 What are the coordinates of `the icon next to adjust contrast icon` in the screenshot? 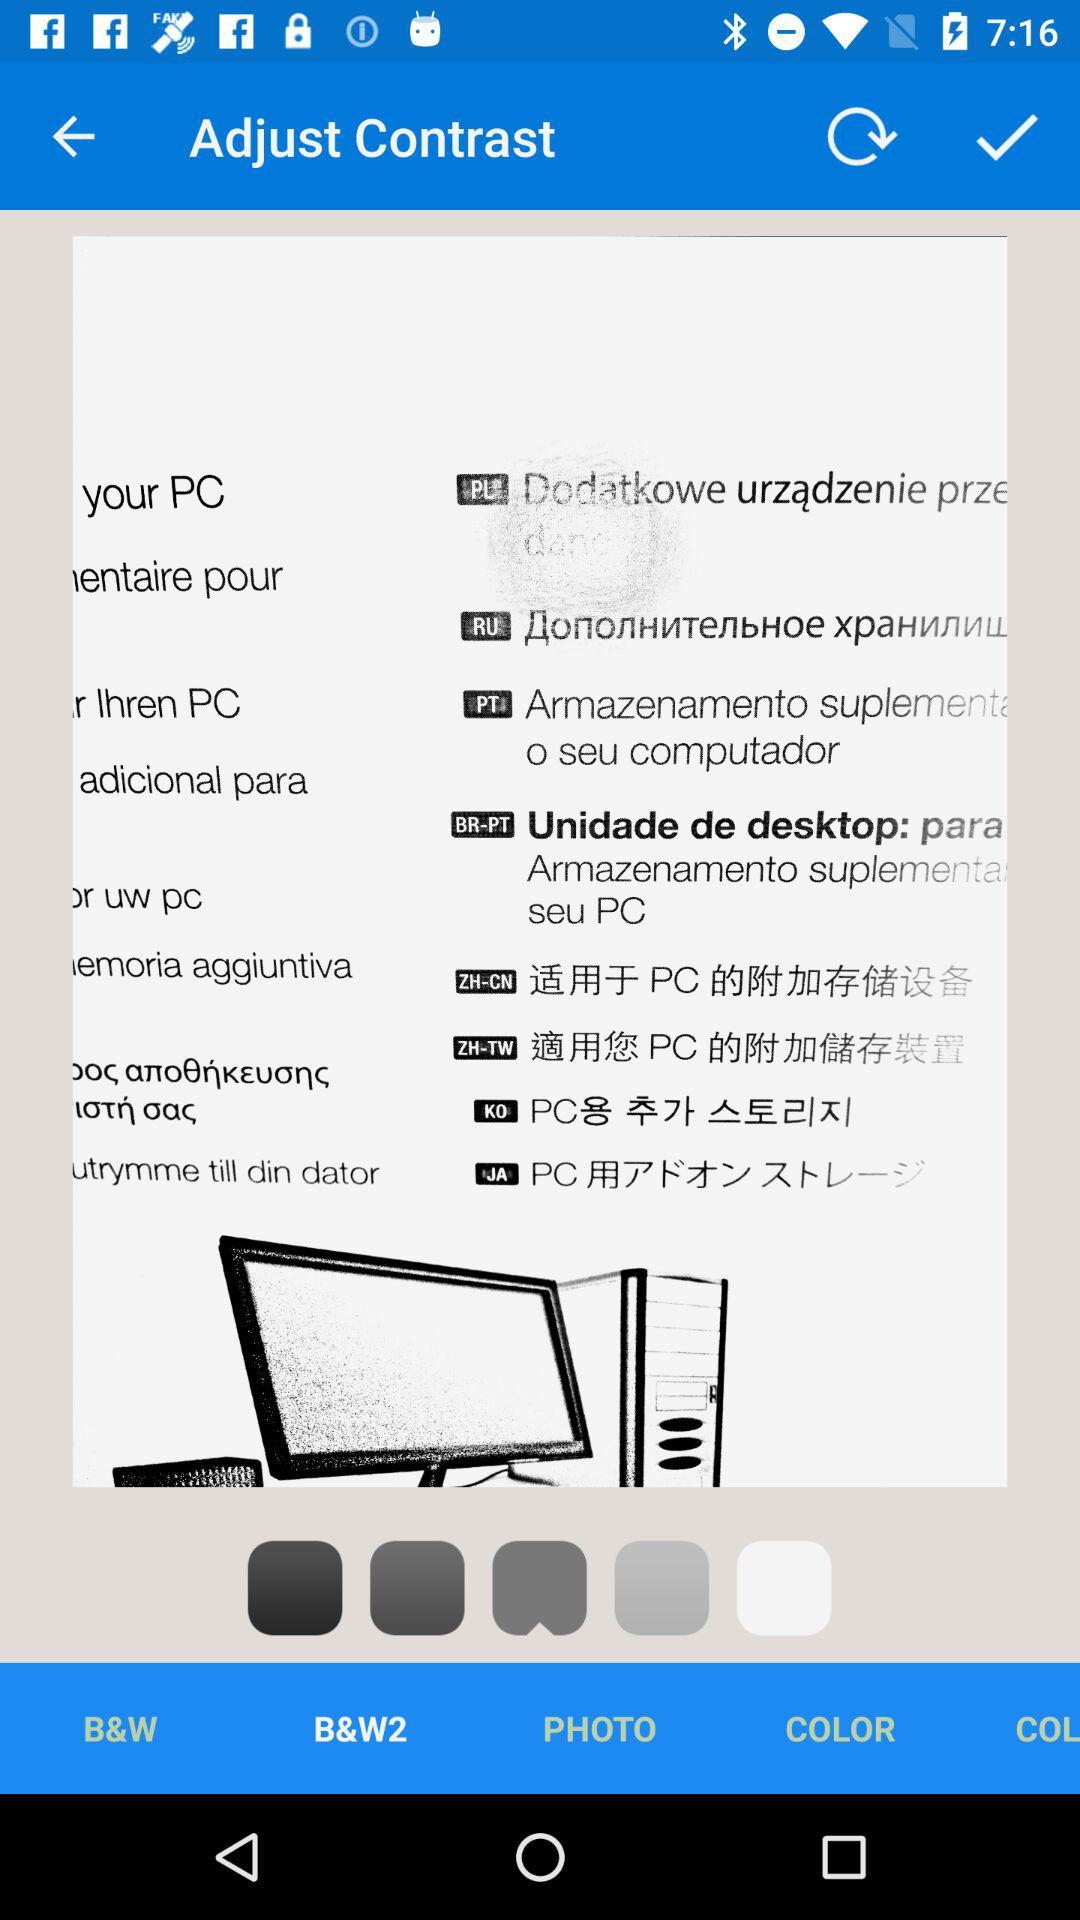 It's located at (72, 135).